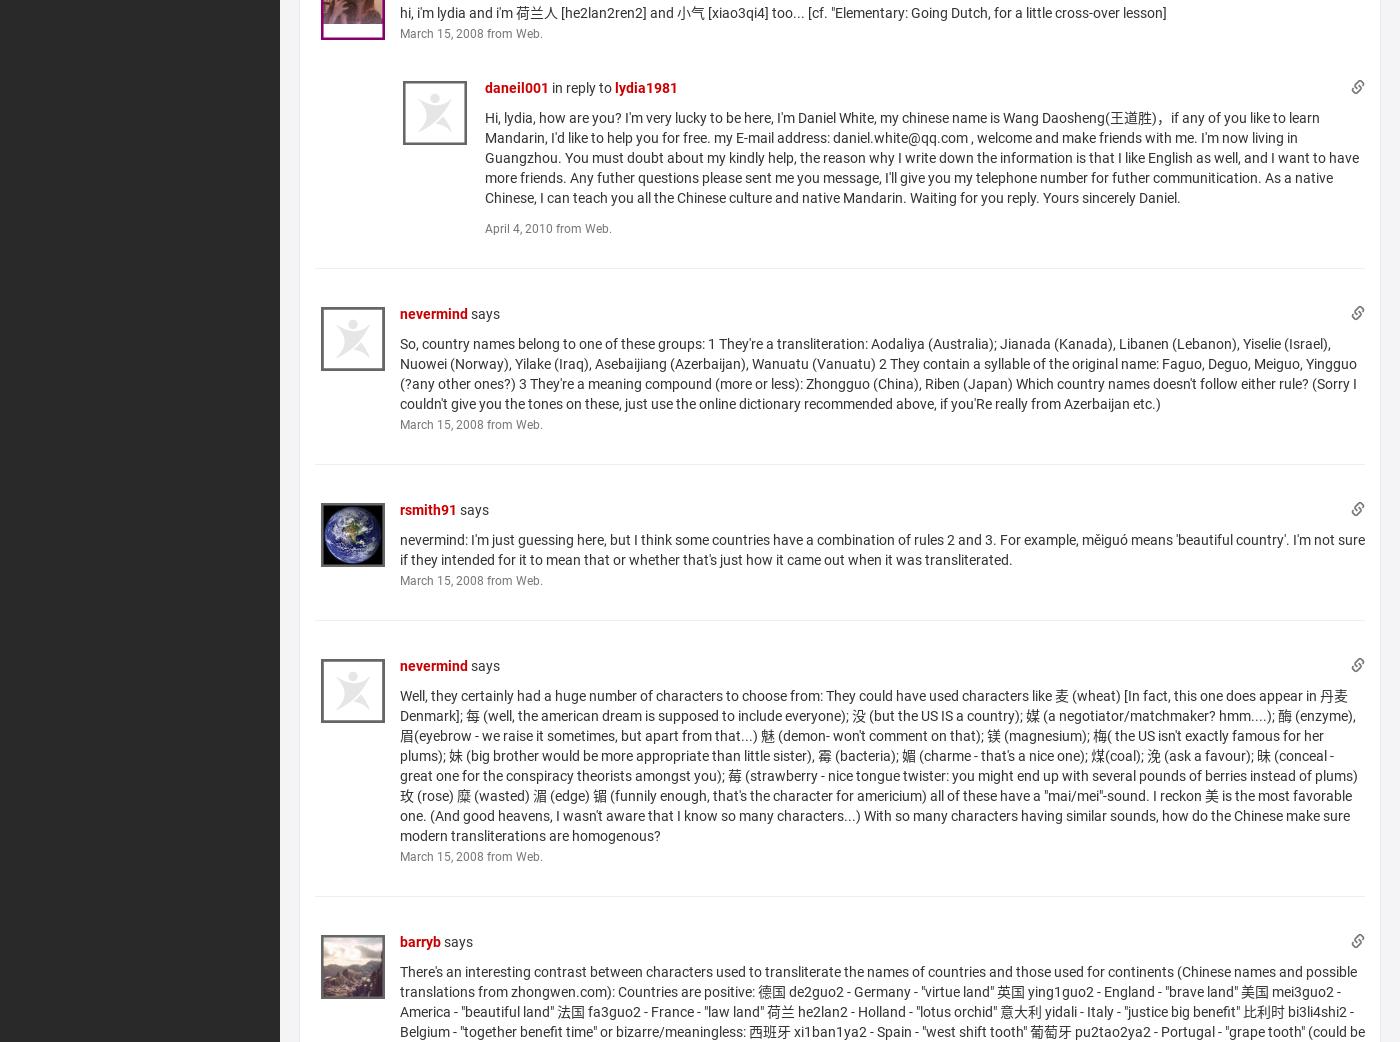 This screenshot has height=1042, width=1400. What do you see at coordinates (398, 548) in the screenshot?
I see `'nevermind: I'm just guessing here, but I think some countries have a combination of rules 2 and 3. For example, měiguó means 'beautiful country'. I'm not sure if they intended for it to mean that or whether that's just how it came out when it was transliterated.'` at bounding box center [398, 548].